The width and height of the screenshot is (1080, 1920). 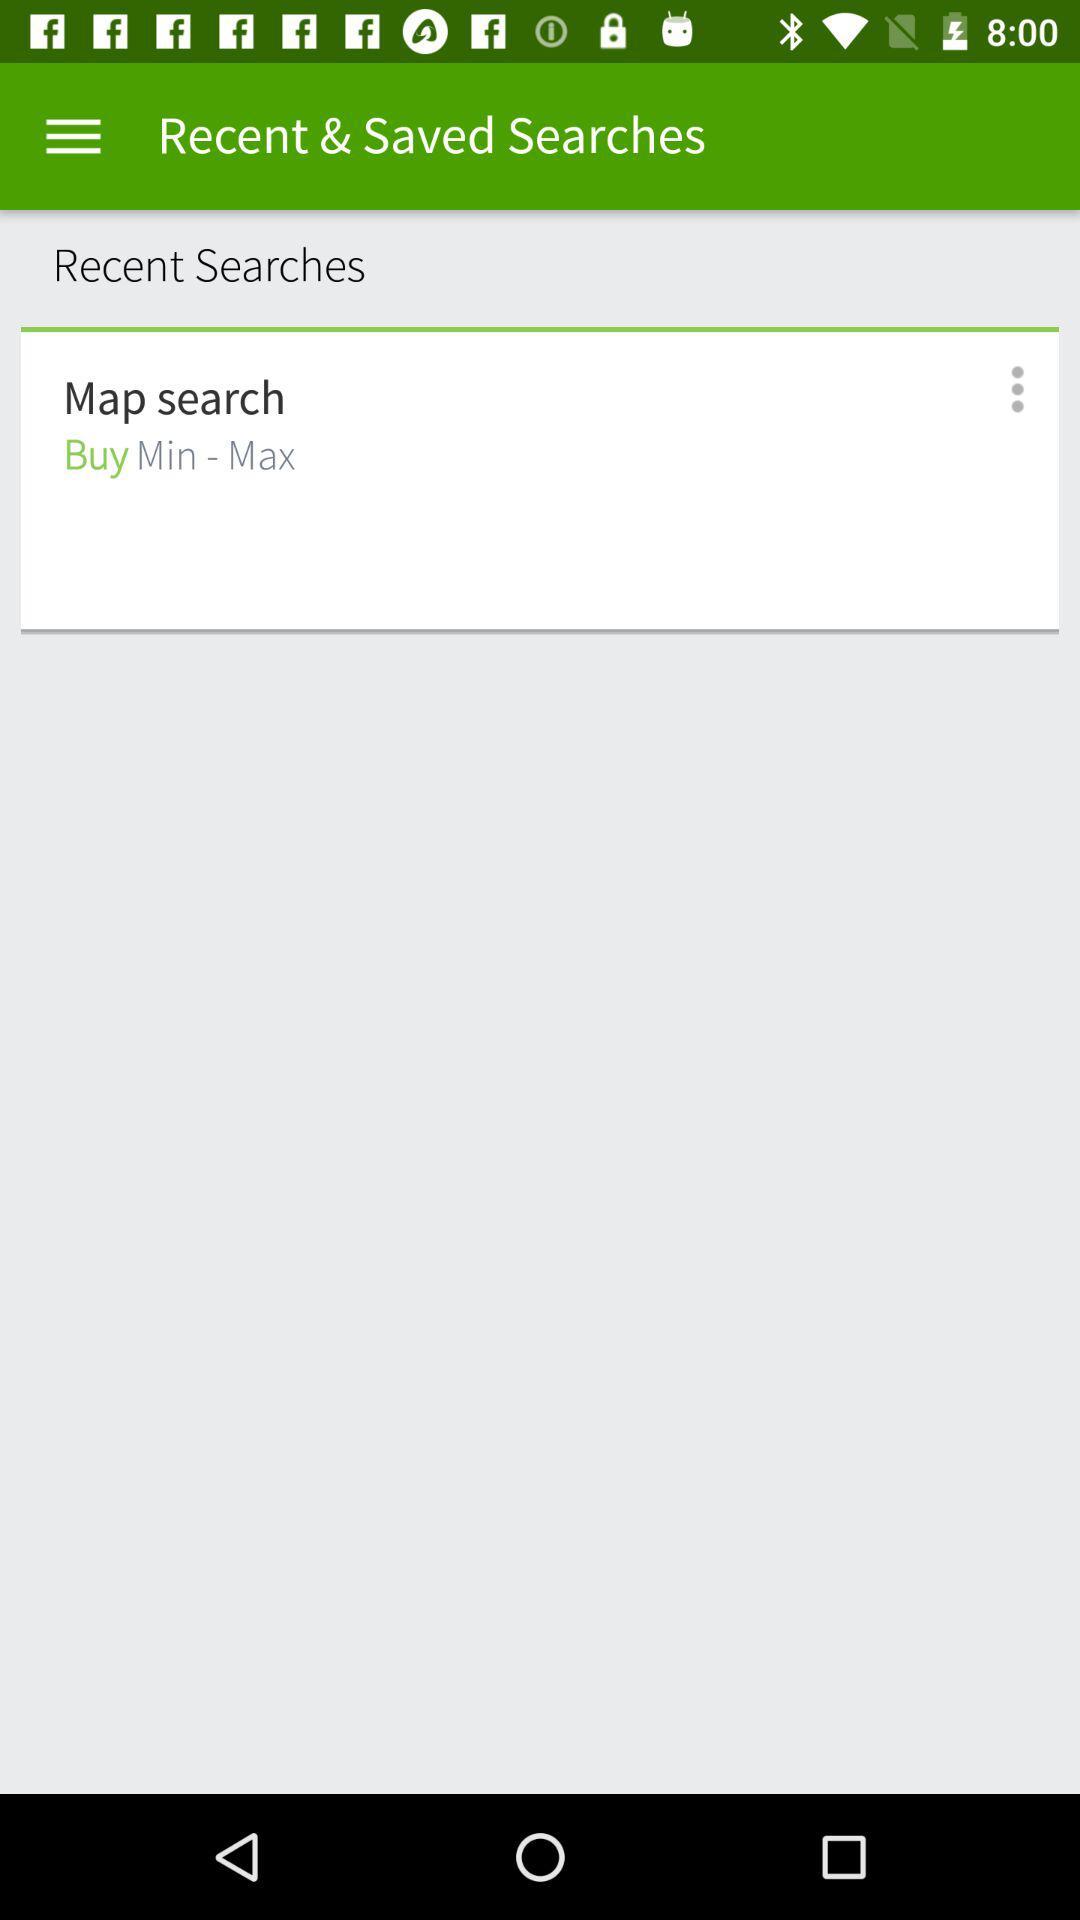 I want to click on item above the recent searches icon, so click(x=72, y=135).